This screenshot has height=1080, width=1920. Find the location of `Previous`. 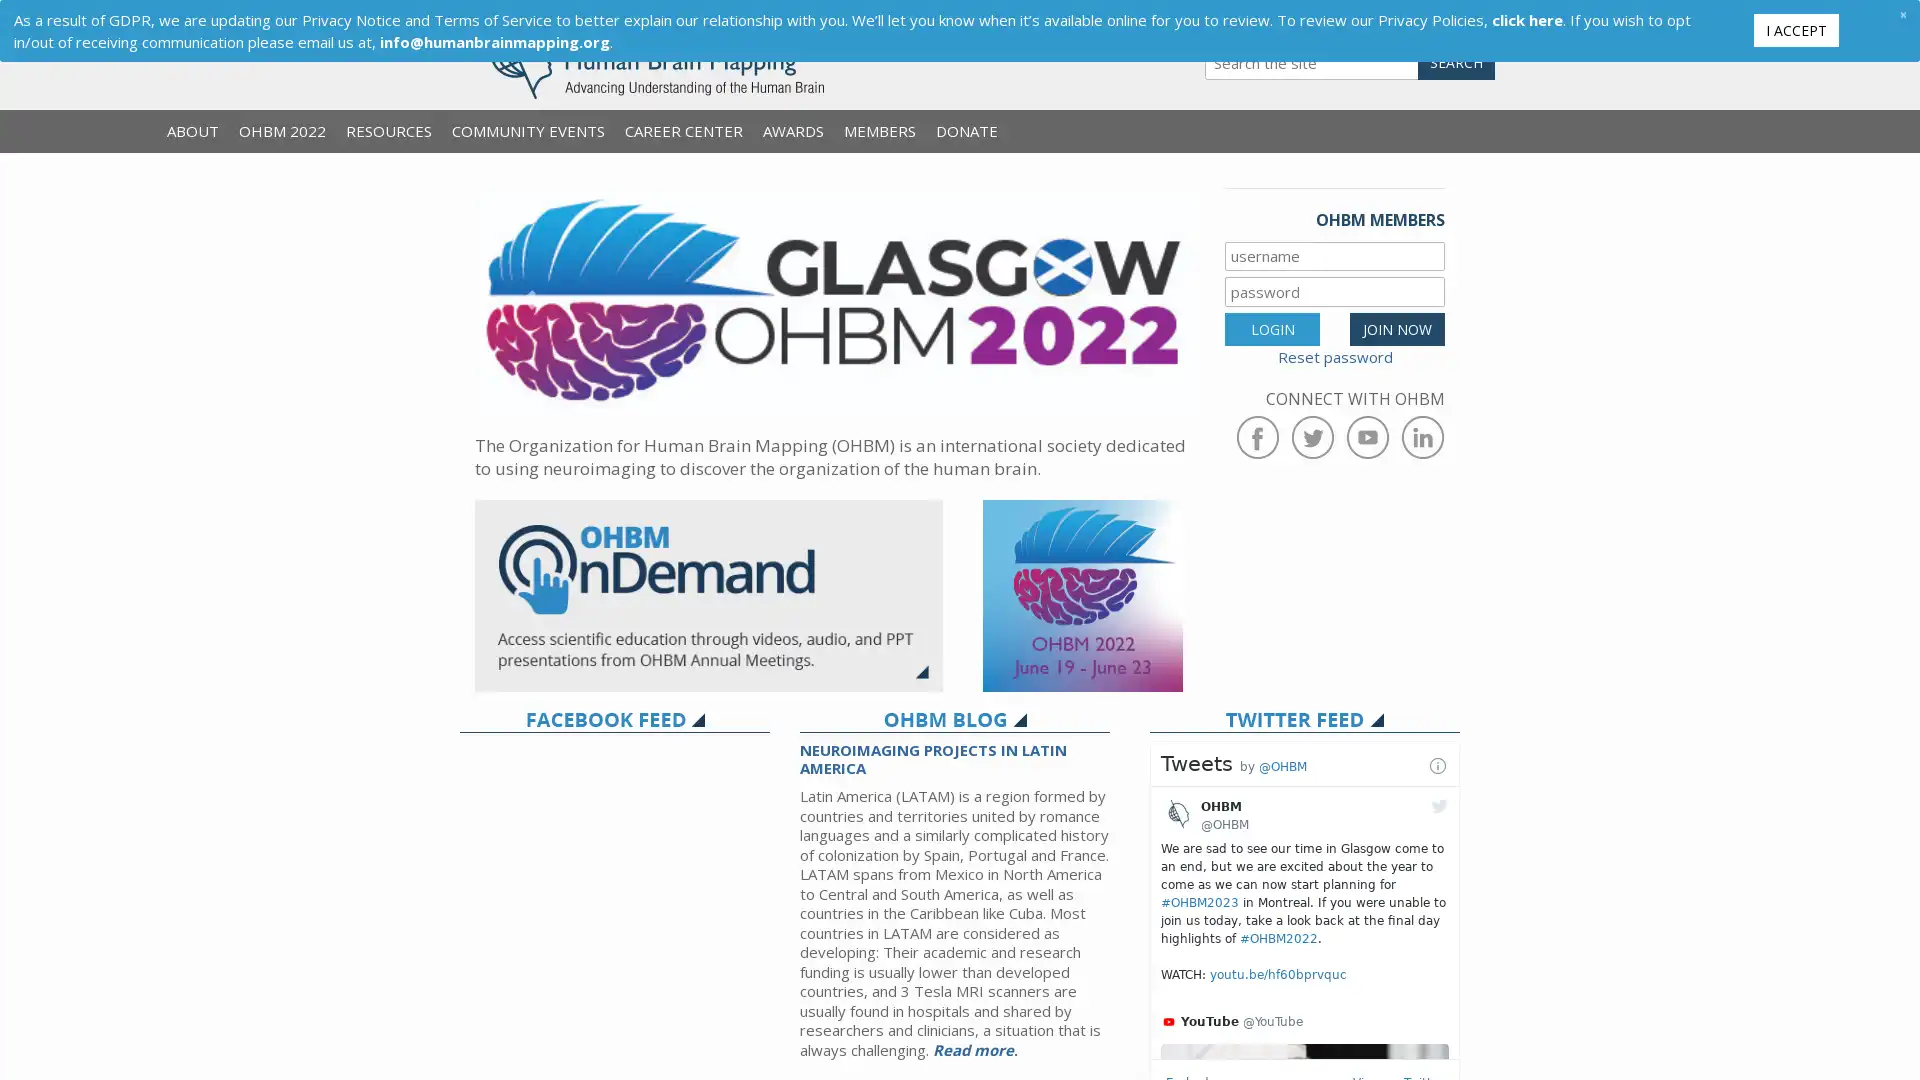

Previous is located at coordinates (528, 338).